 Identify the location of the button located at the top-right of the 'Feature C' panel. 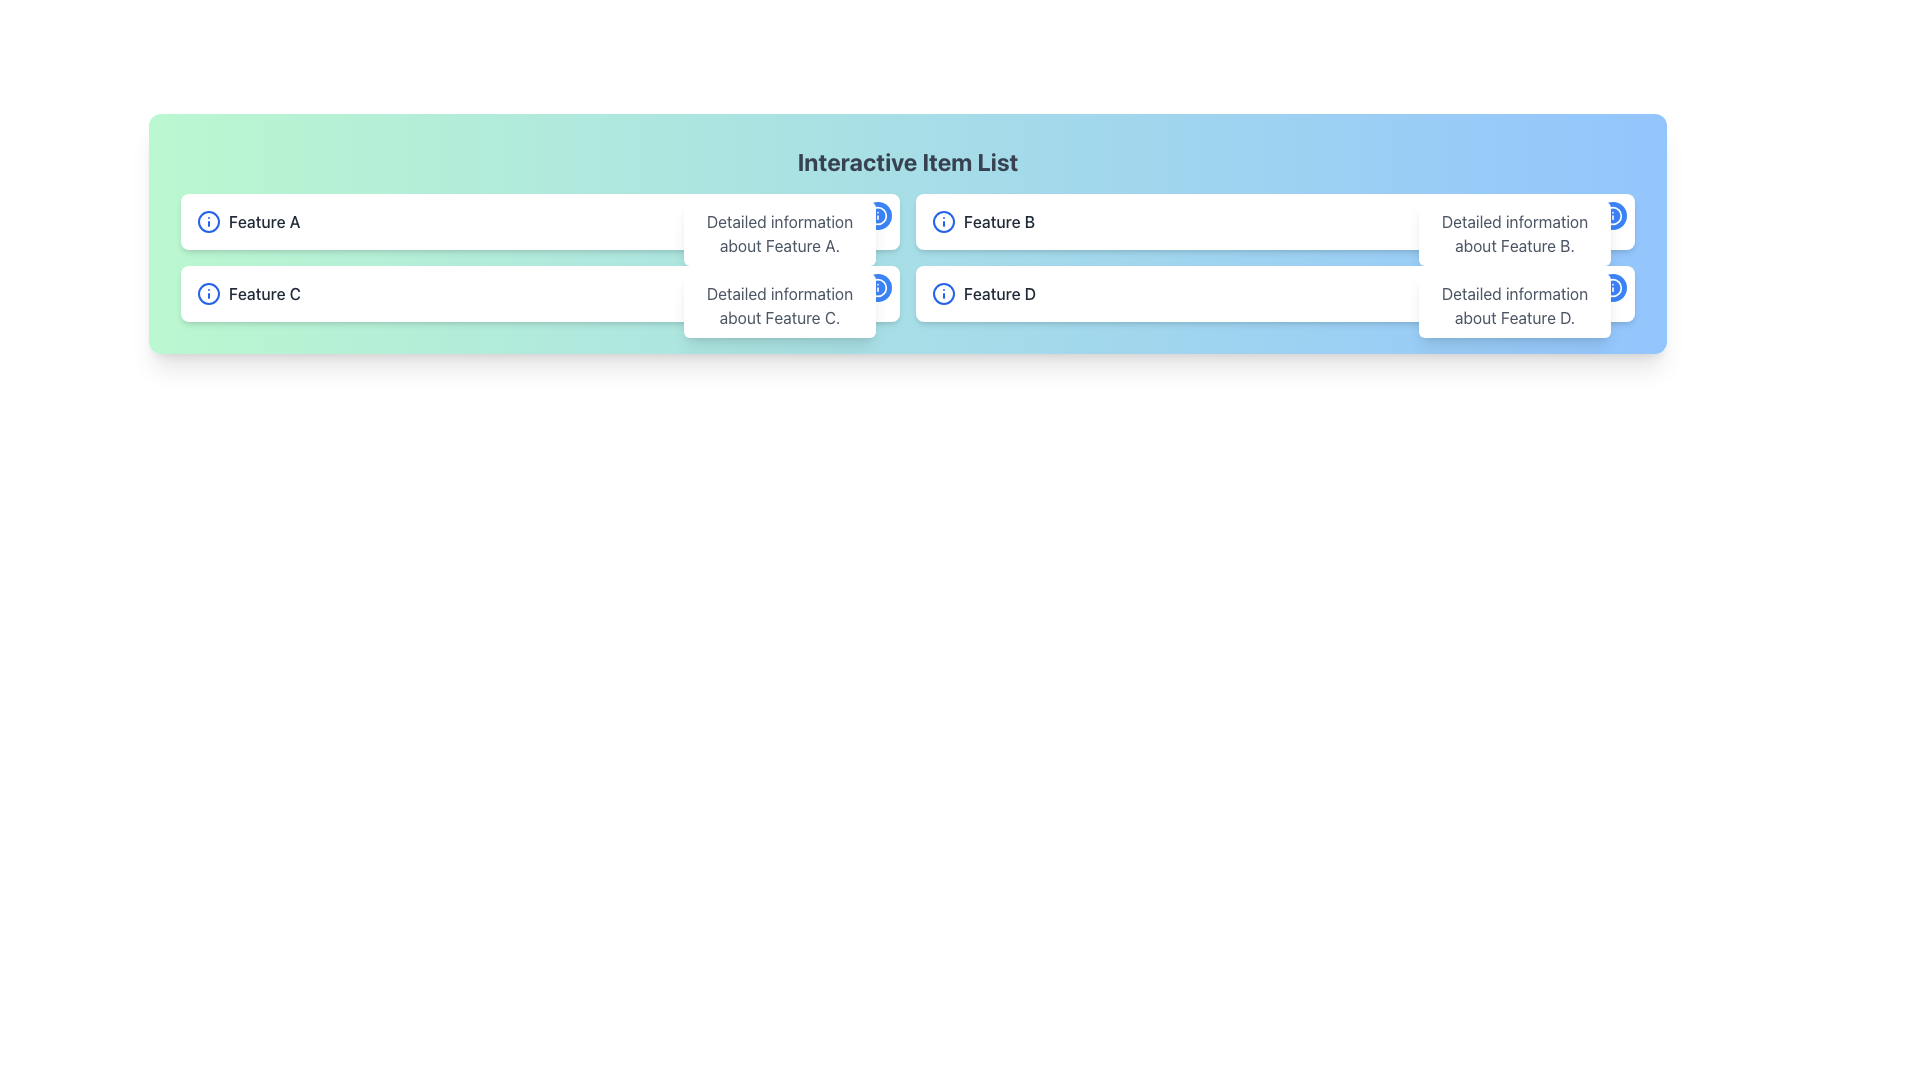
(878, 288).